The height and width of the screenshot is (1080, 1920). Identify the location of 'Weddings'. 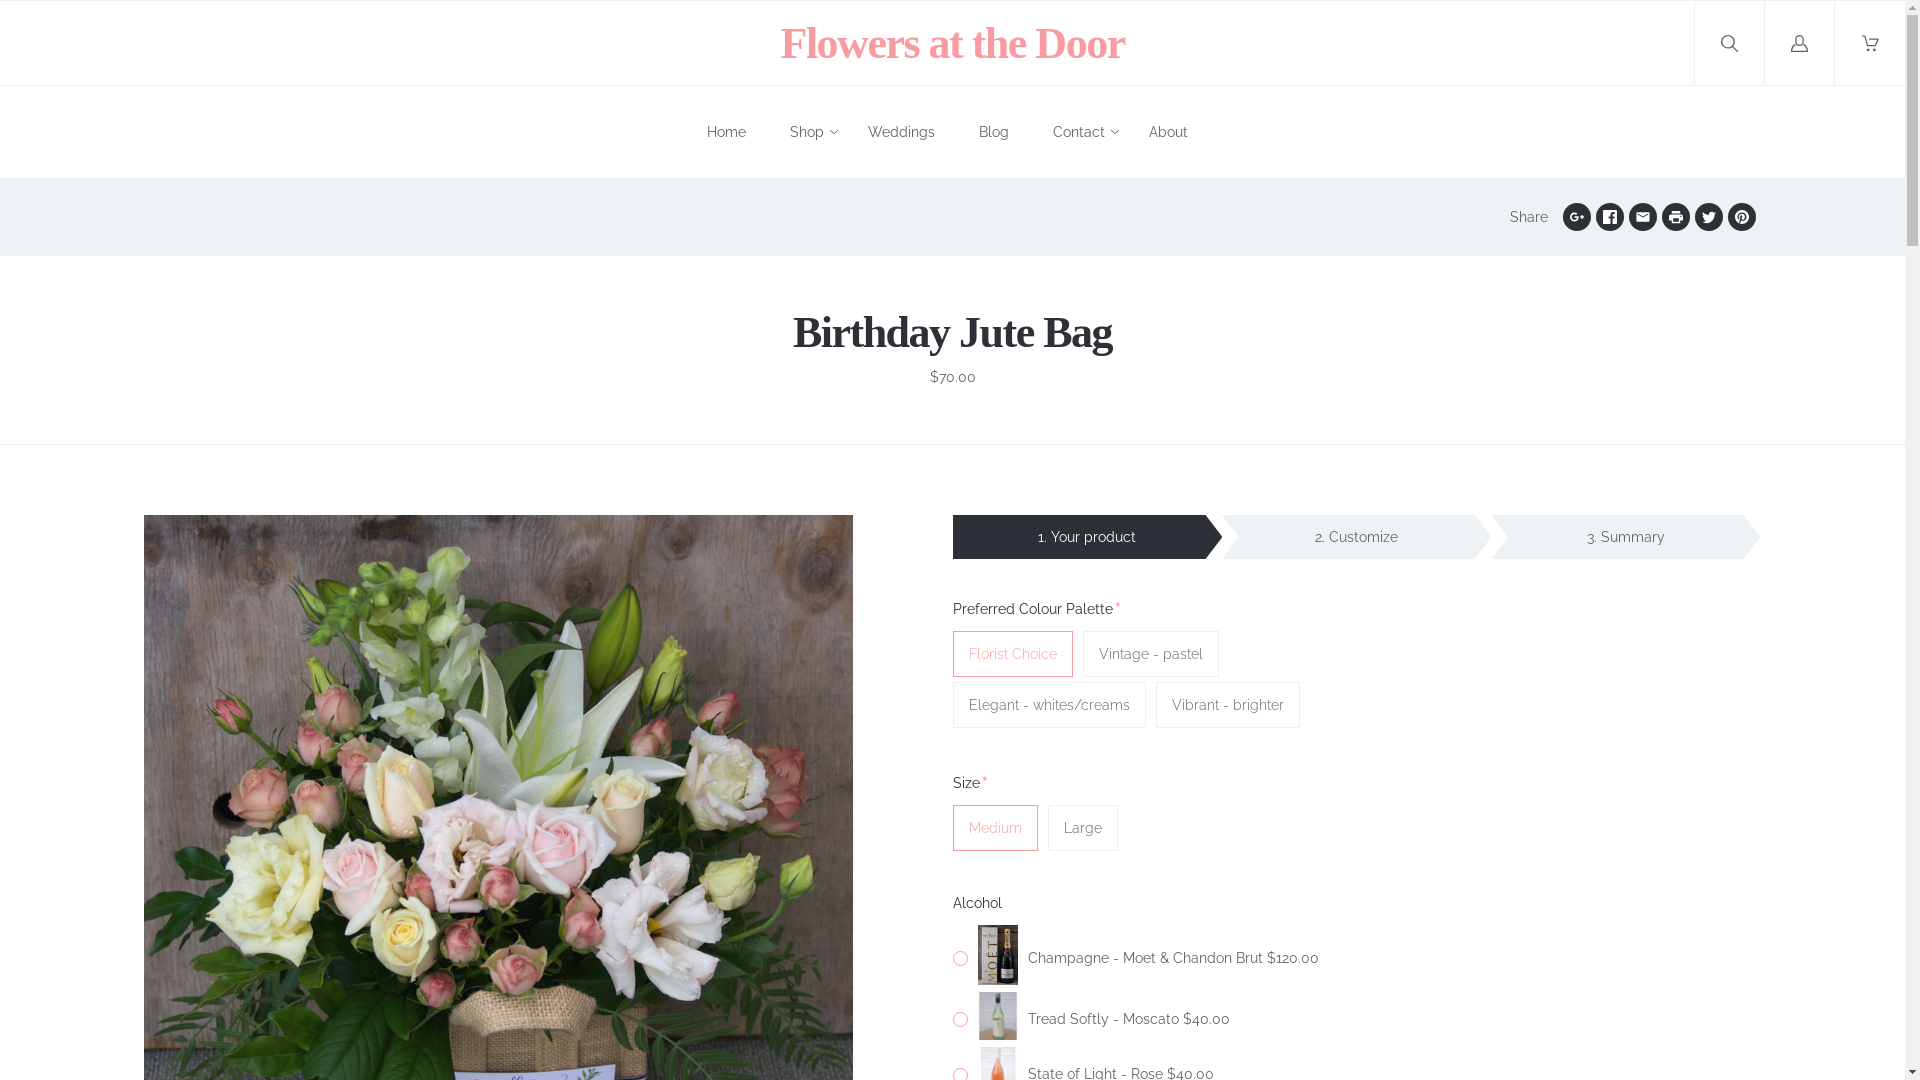
(868, 132).